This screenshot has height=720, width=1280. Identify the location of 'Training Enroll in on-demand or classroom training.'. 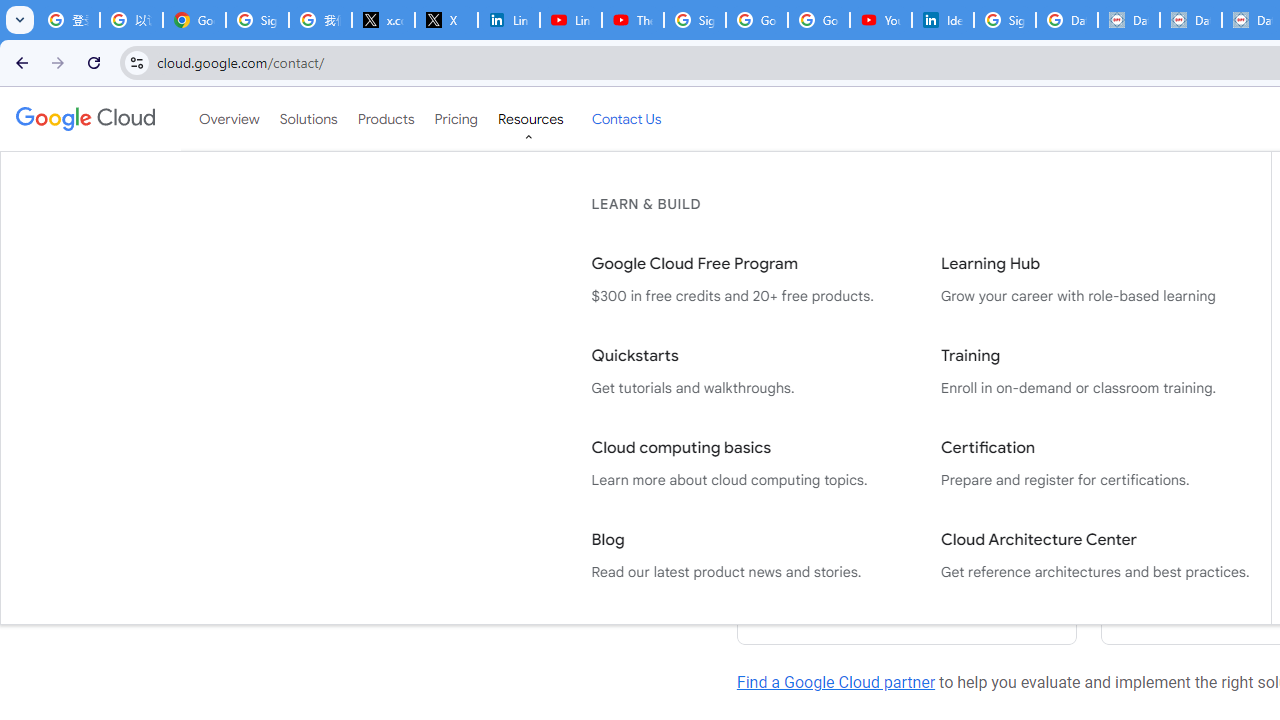
(1094, 372).